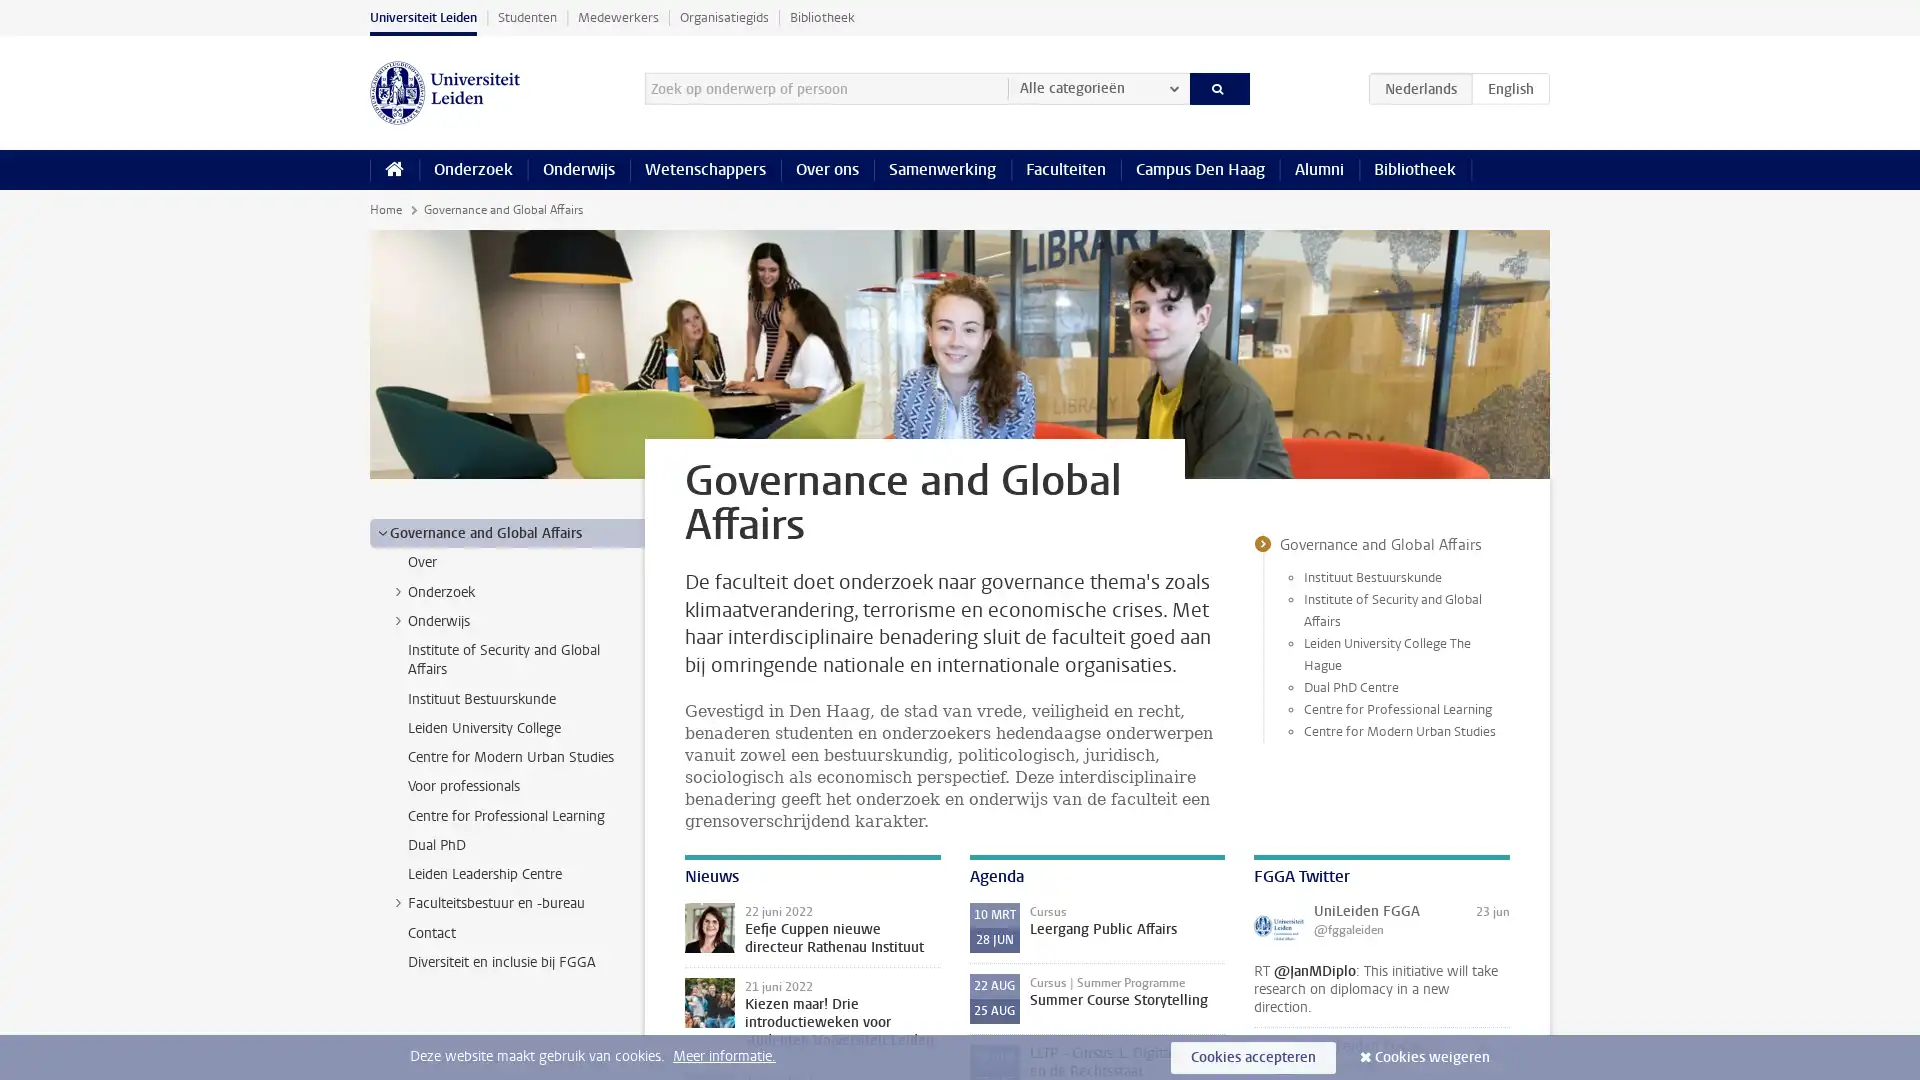 This screenshot has height=1080, width=1920. I want to click on Alle categorieen, so click(1097, 87).